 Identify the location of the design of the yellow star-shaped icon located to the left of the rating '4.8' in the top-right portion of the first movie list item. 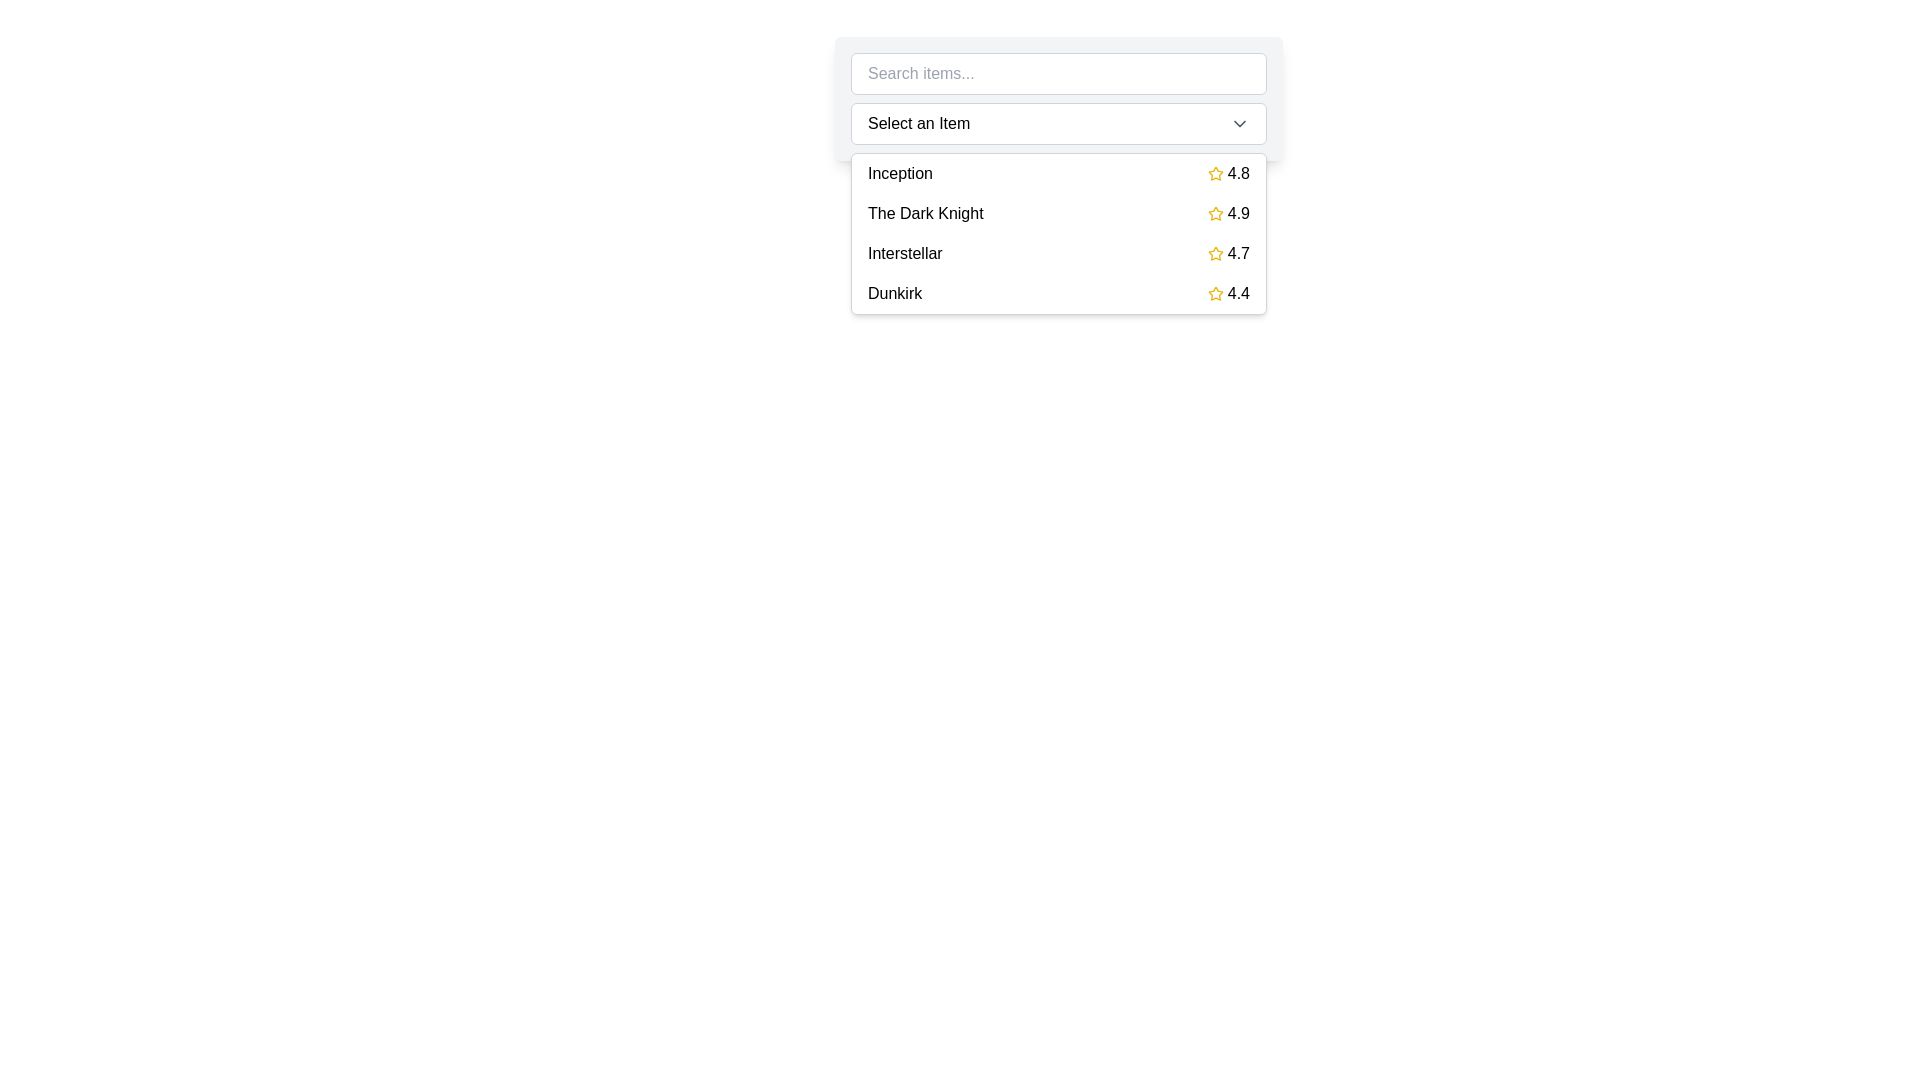
(1214, 172).